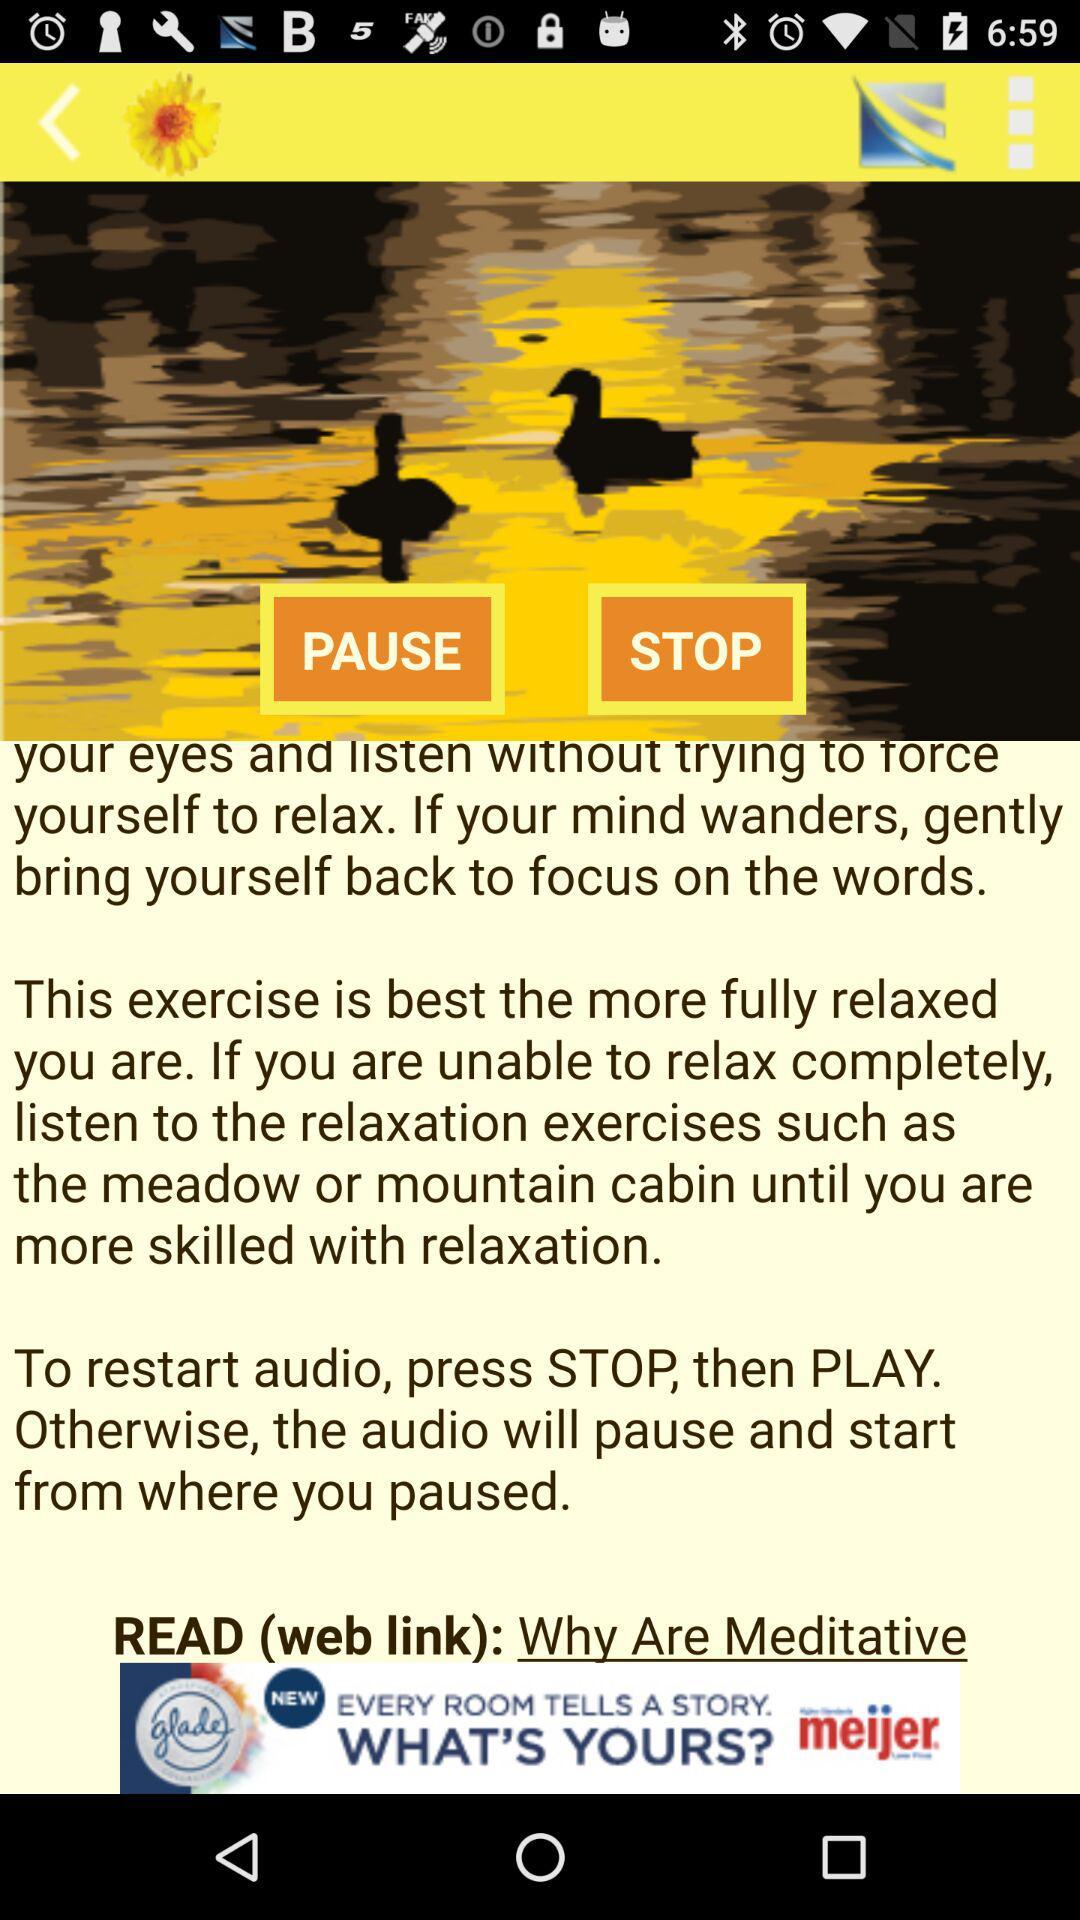  What do you see at coordinates (540, 1727) in the screenshot?
I see `advertisement page` at bounding box center [540, 1727].